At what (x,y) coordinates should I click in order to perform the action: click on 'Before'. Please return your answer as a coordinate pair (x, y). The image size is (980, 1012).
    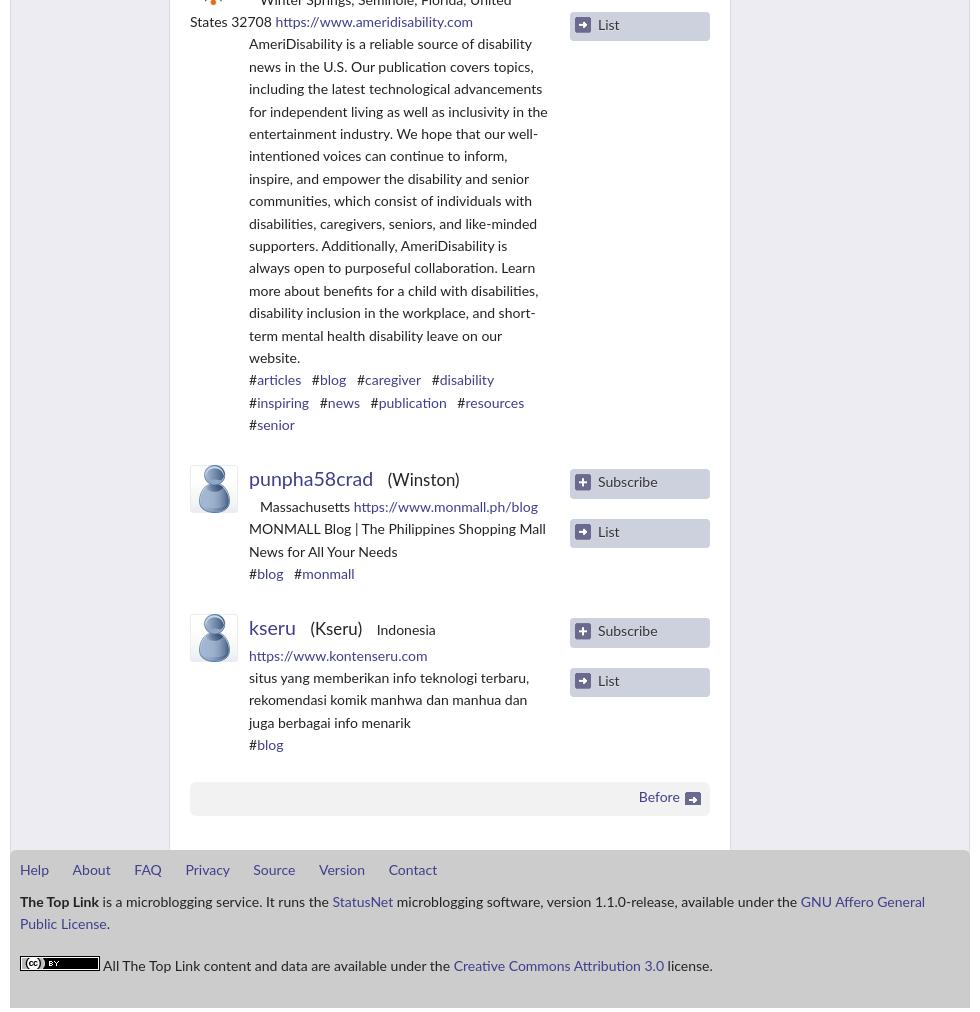
    Looking at the image, I should click on (658, 795).